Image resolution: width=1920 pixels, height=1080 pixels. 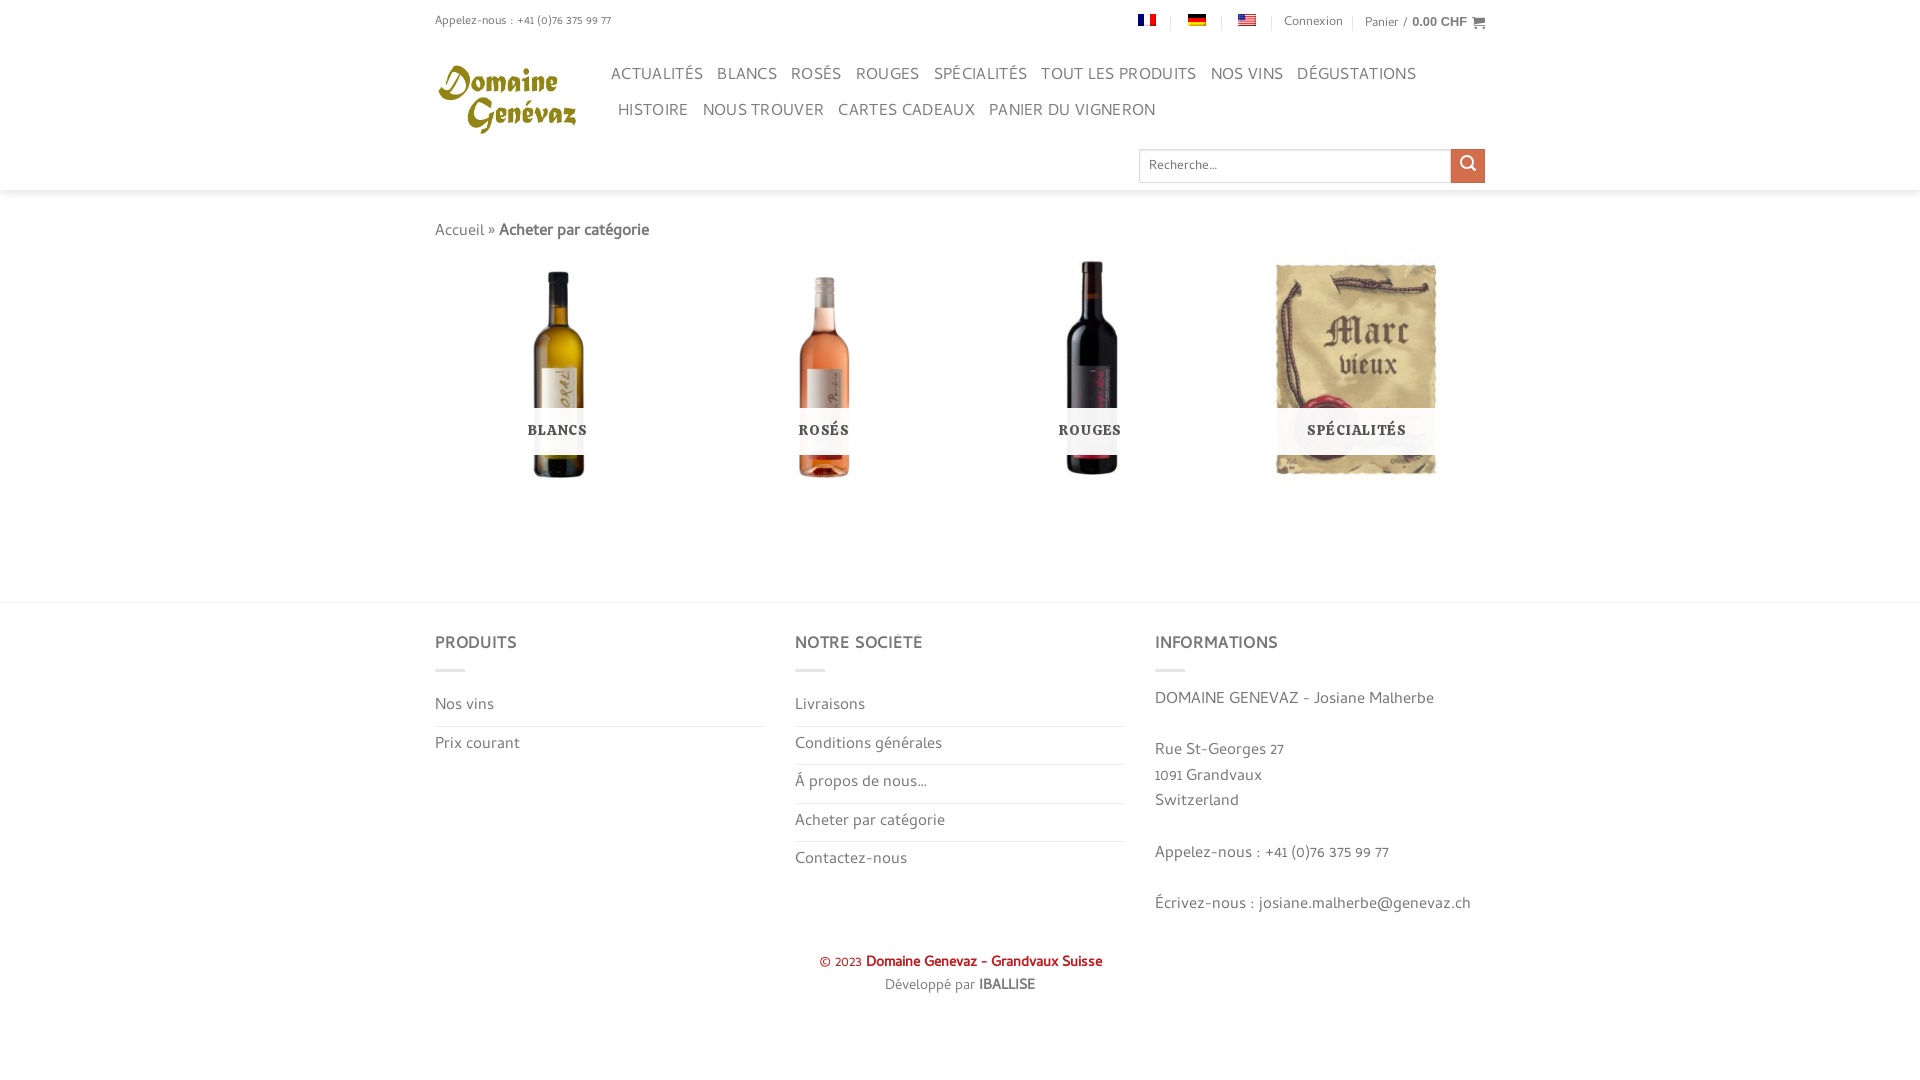 What do you see at coordinates (458, 230) in the screenshot?
I see `'Accueil'` at bounding box center [458, 230].